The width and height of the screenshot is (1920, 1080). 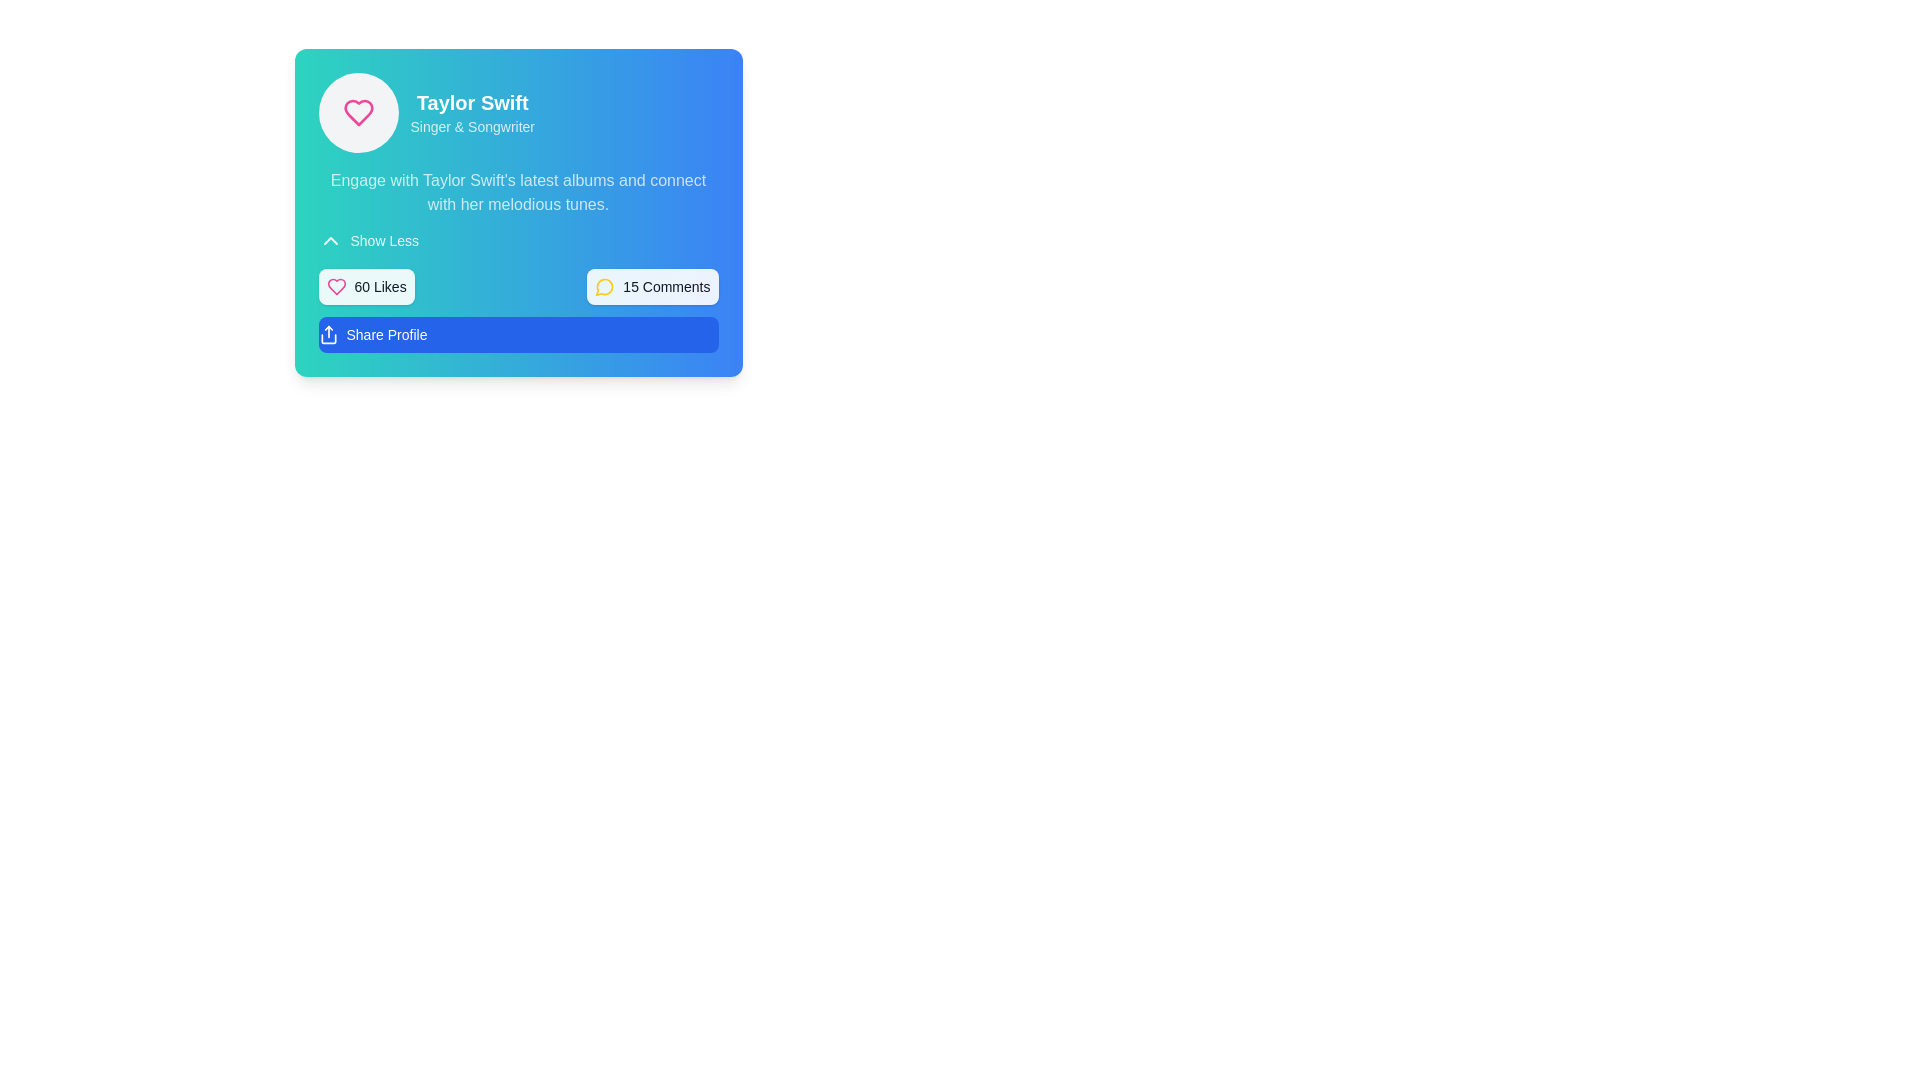 What do you see at coordinates (518, 286) in the screenshot?
I see `the Informational panel that presents the summary of likes and comments, located below the profile information and above the 'Share Profile' button` at bounding box center [518, 286].